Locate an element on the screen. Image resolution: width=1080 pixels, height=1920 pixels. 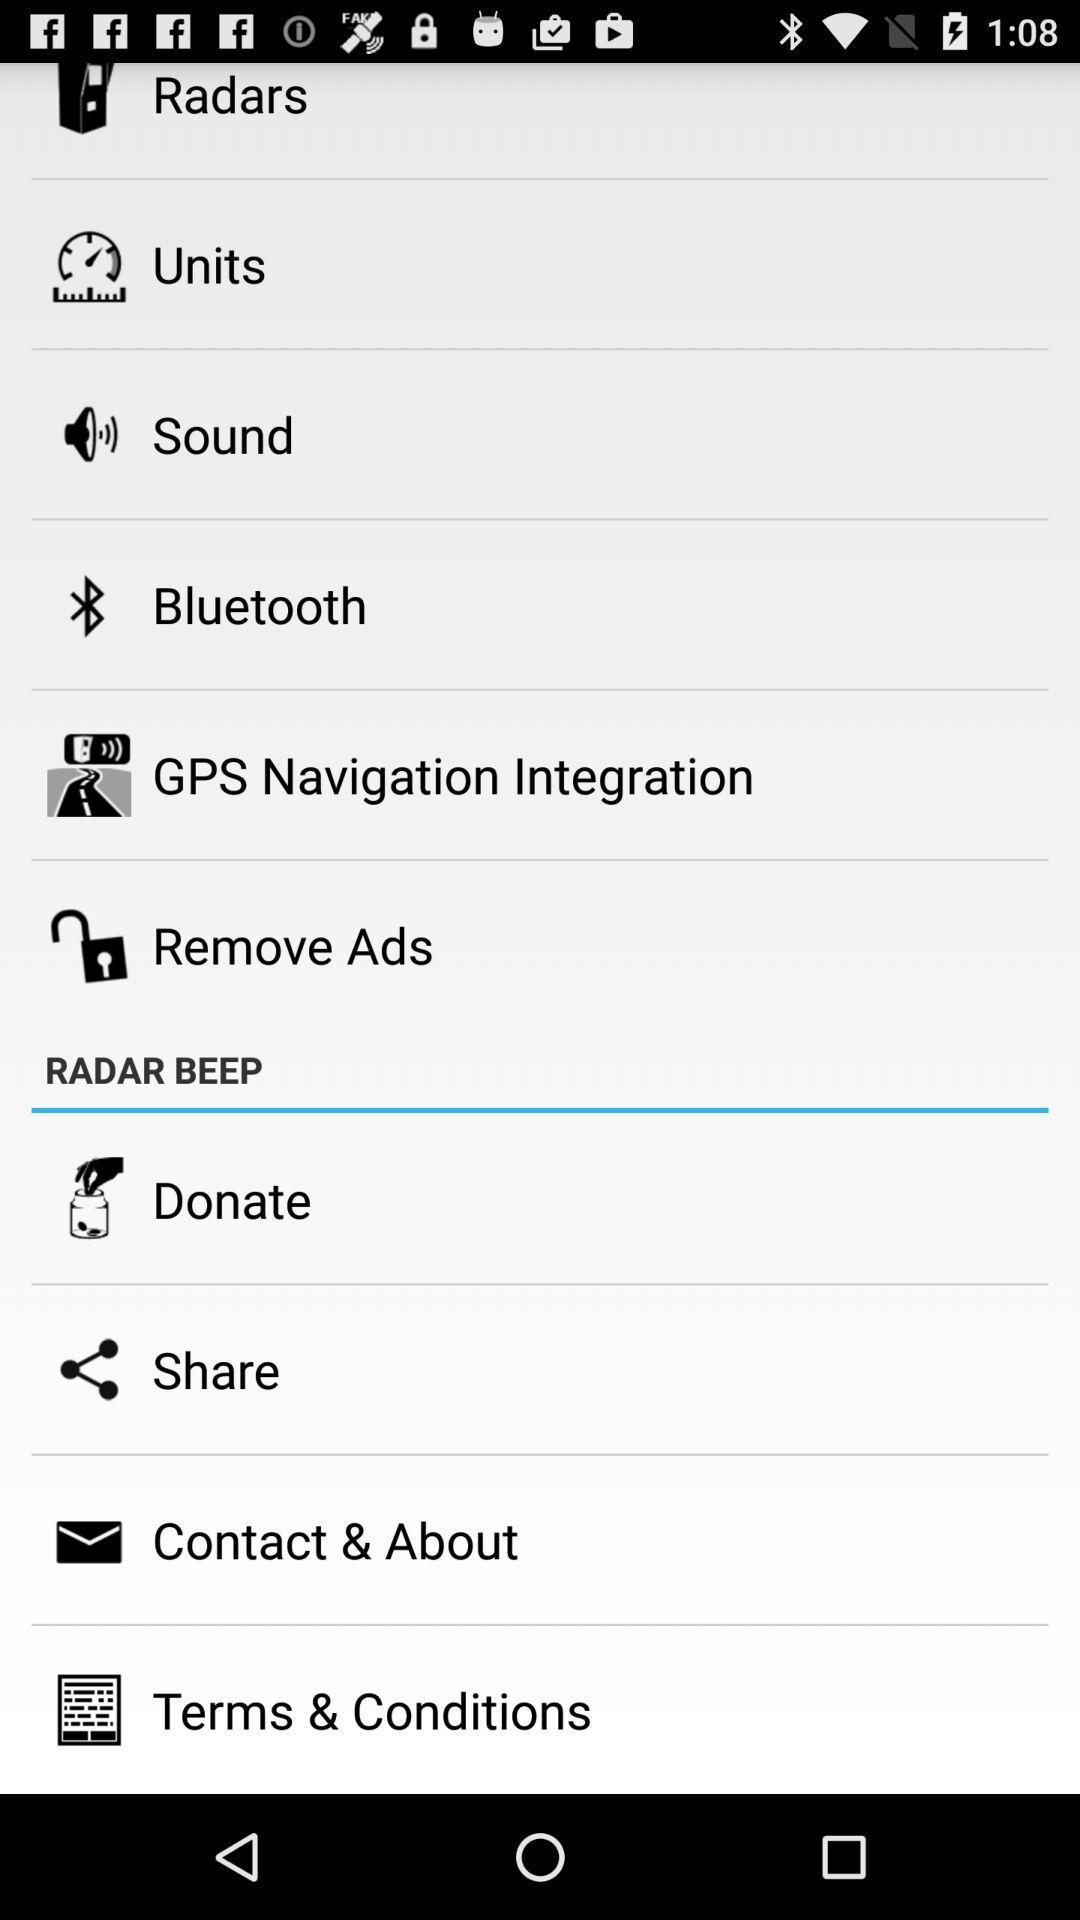
units item is located at coordinates (209, 263).